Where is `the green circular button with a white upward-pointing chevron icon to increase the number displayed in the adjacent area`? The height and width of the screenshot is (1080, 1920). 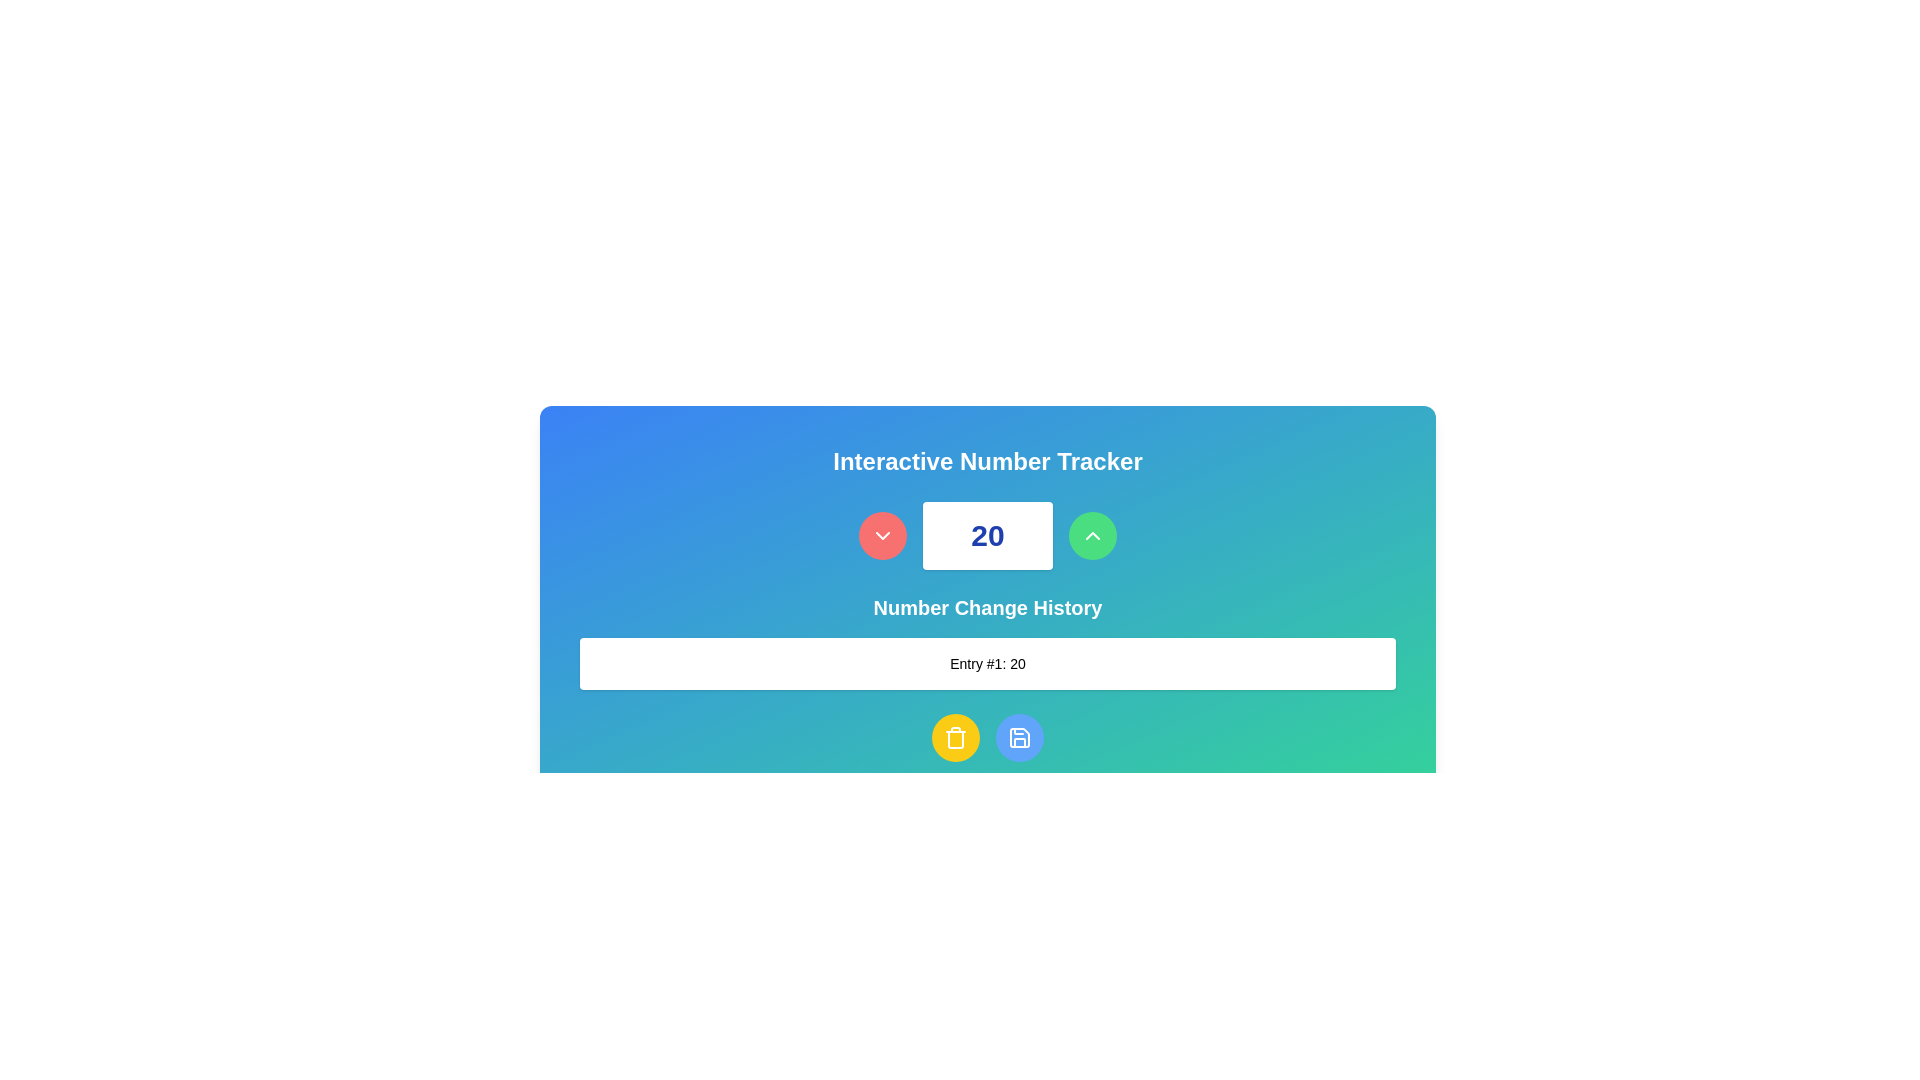
the green circular button with a white upward-pointing chevron icon to increase the number displayed in the adjacent area is located at coordinates (1091, 535).